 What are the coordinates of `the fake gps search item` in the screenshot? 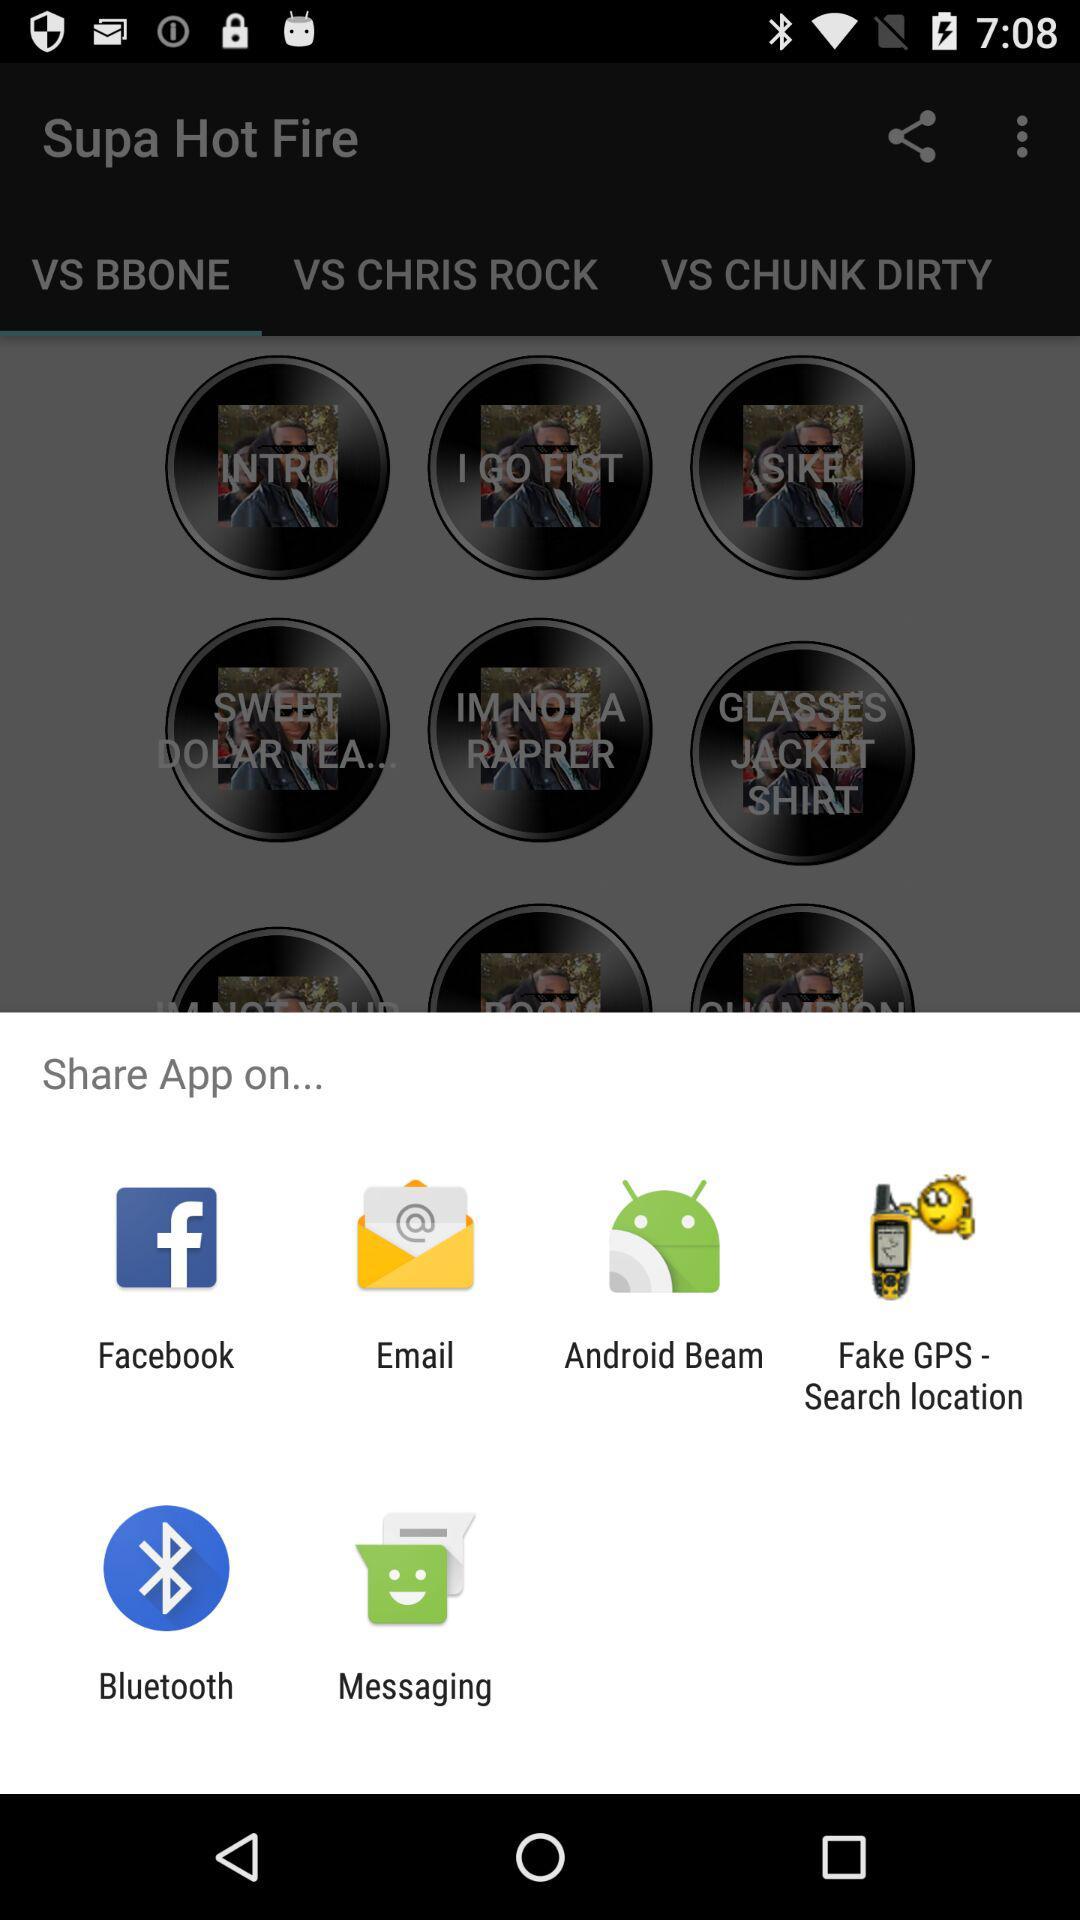 It's located at (913, 1374).